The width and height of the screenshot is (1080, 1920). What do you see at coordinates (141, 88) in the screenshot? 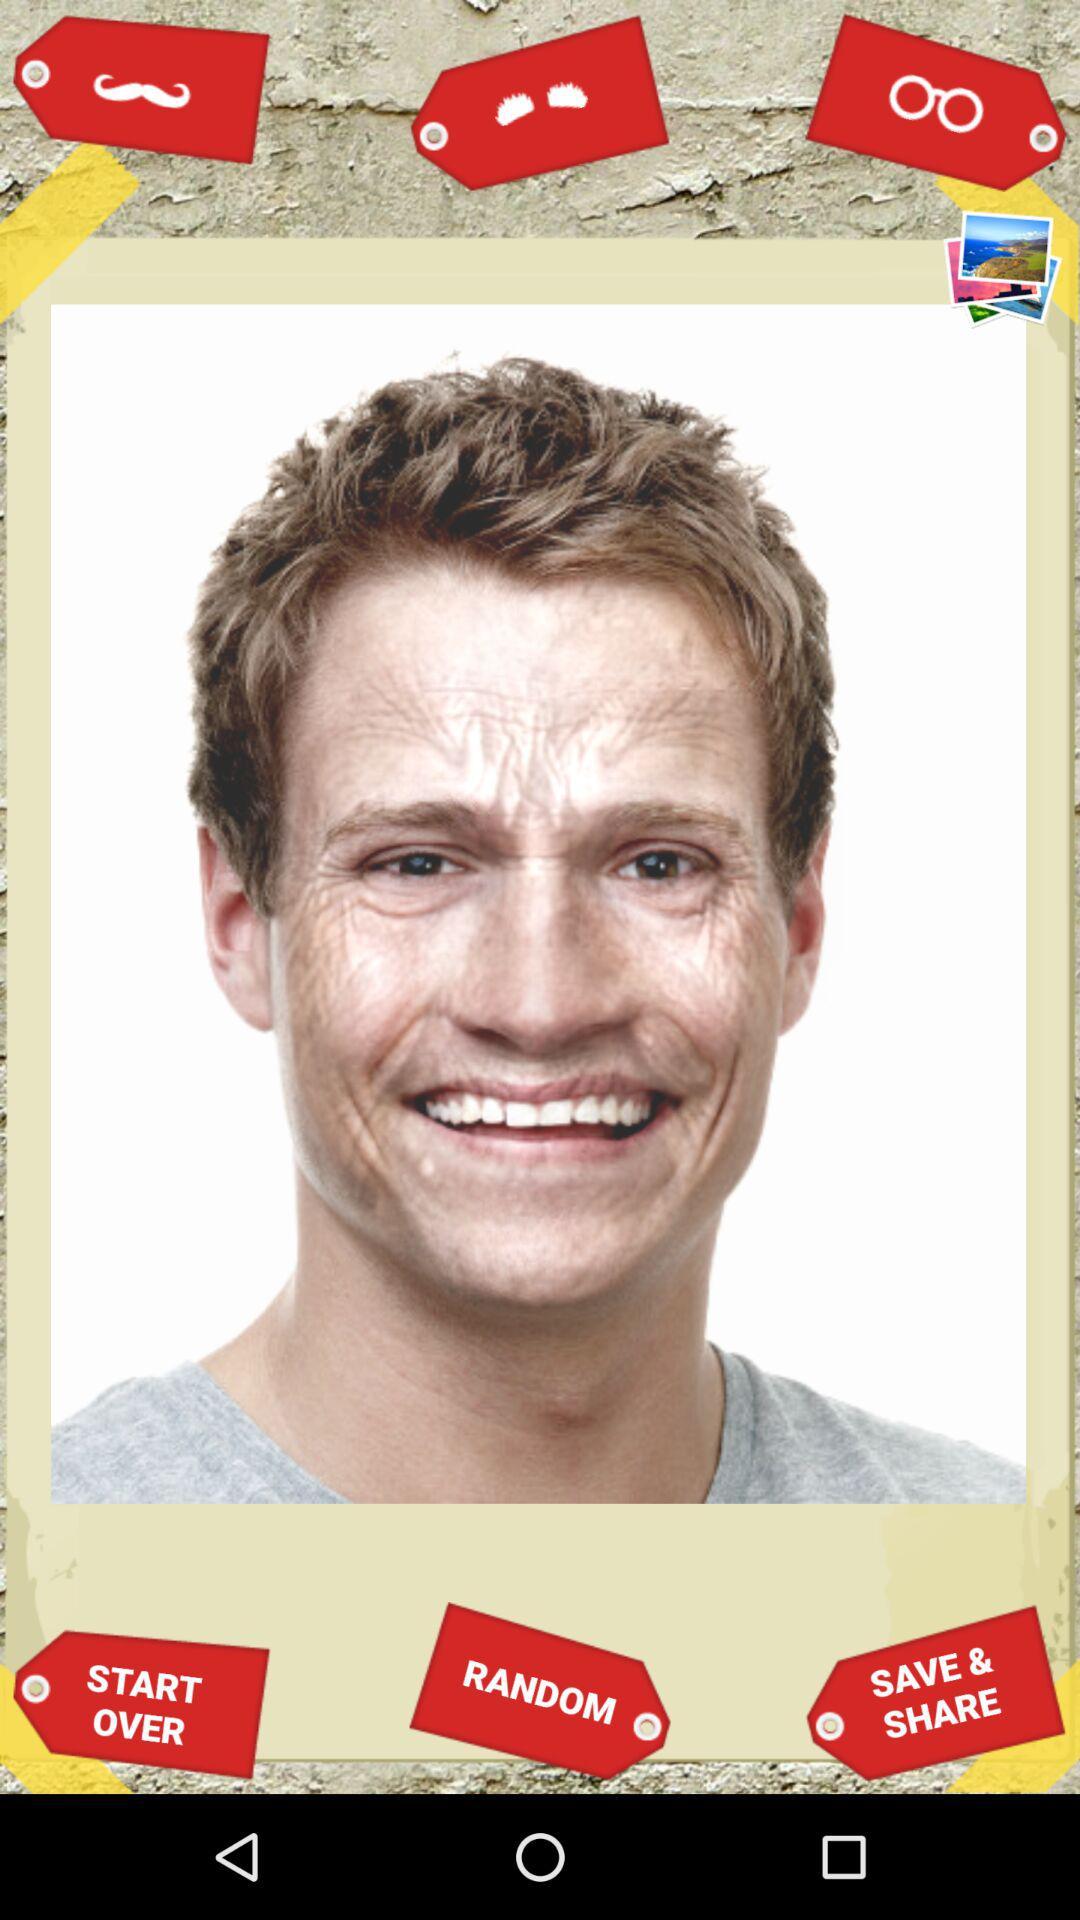
I see `icon at the top left corner` at bounding box center [141, 88].